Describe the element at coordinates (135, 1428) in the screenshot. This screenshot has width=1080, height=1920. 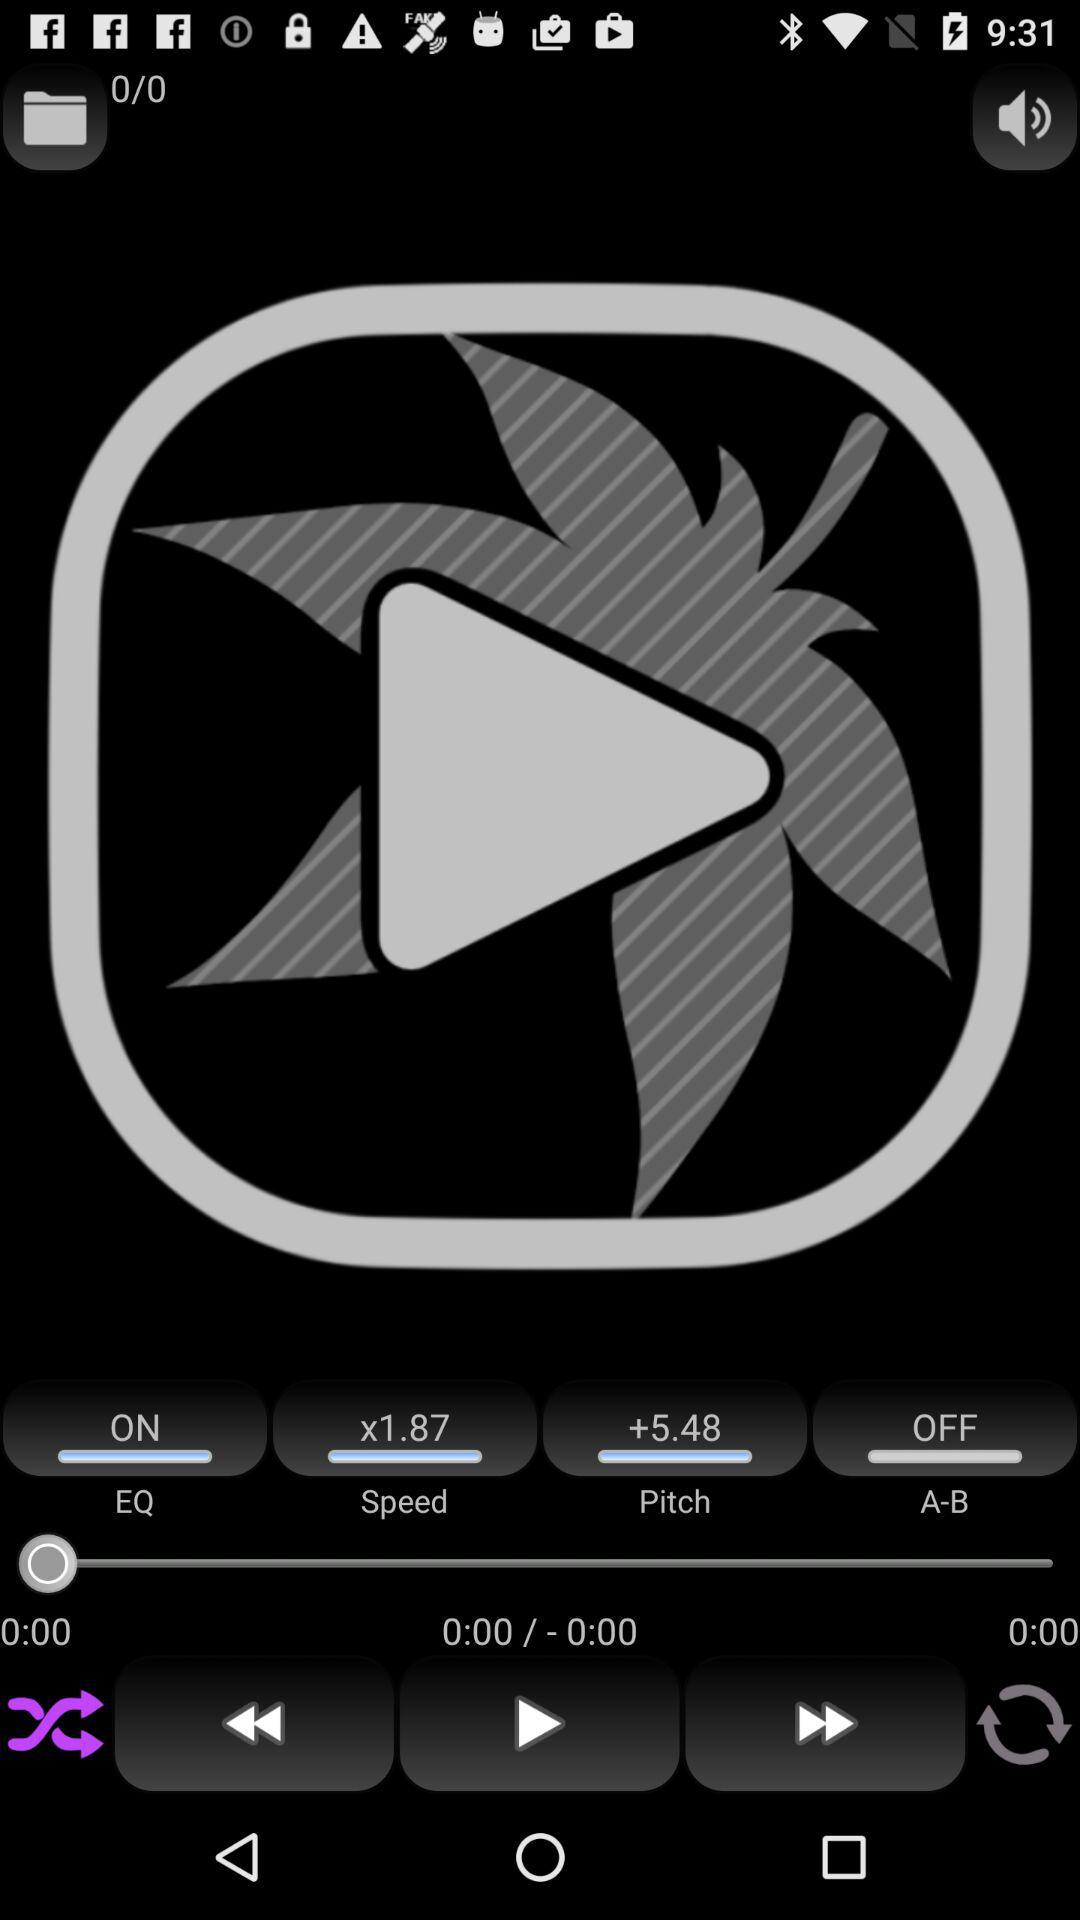
I see `the icon above the eq` at that location.